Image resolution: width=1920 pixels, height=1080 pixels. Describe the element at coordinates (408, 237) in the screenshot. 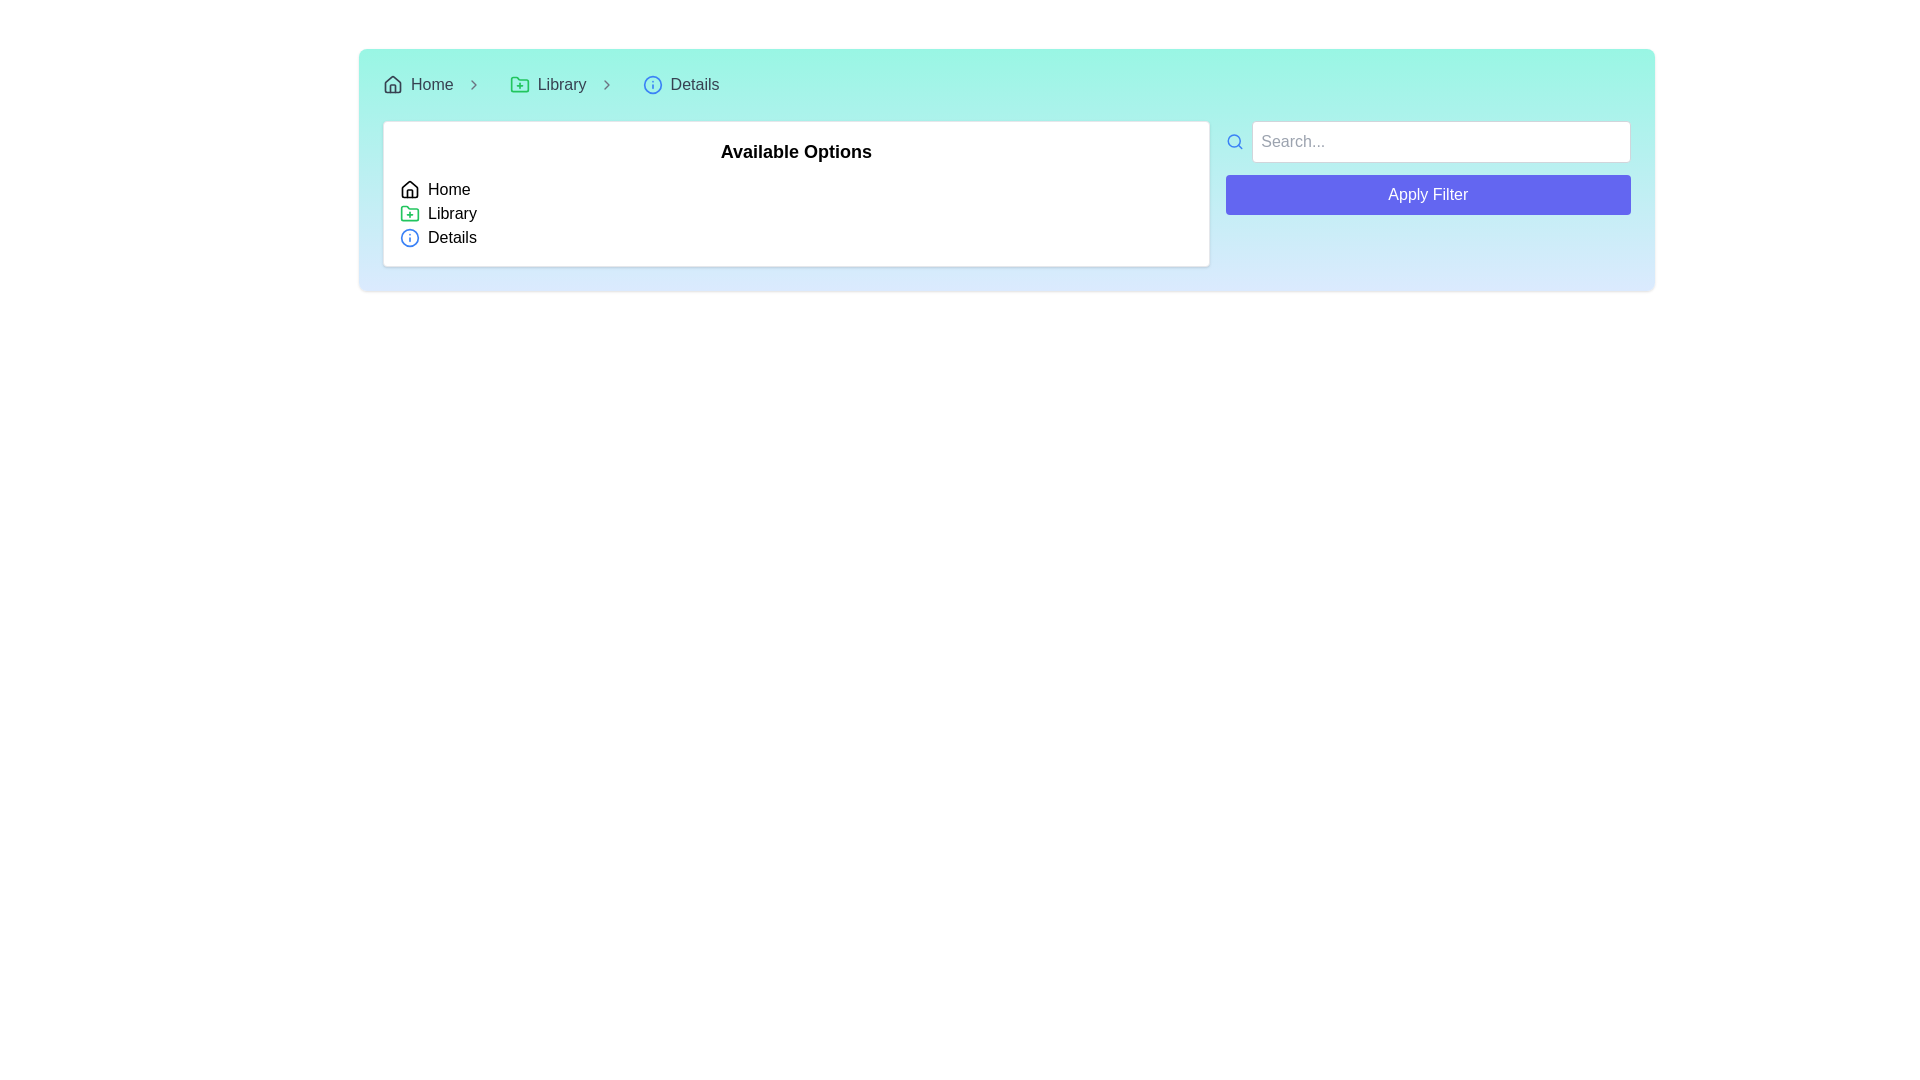

I see `the information indicator icon located to the left of the 'Details' text label` at that location.